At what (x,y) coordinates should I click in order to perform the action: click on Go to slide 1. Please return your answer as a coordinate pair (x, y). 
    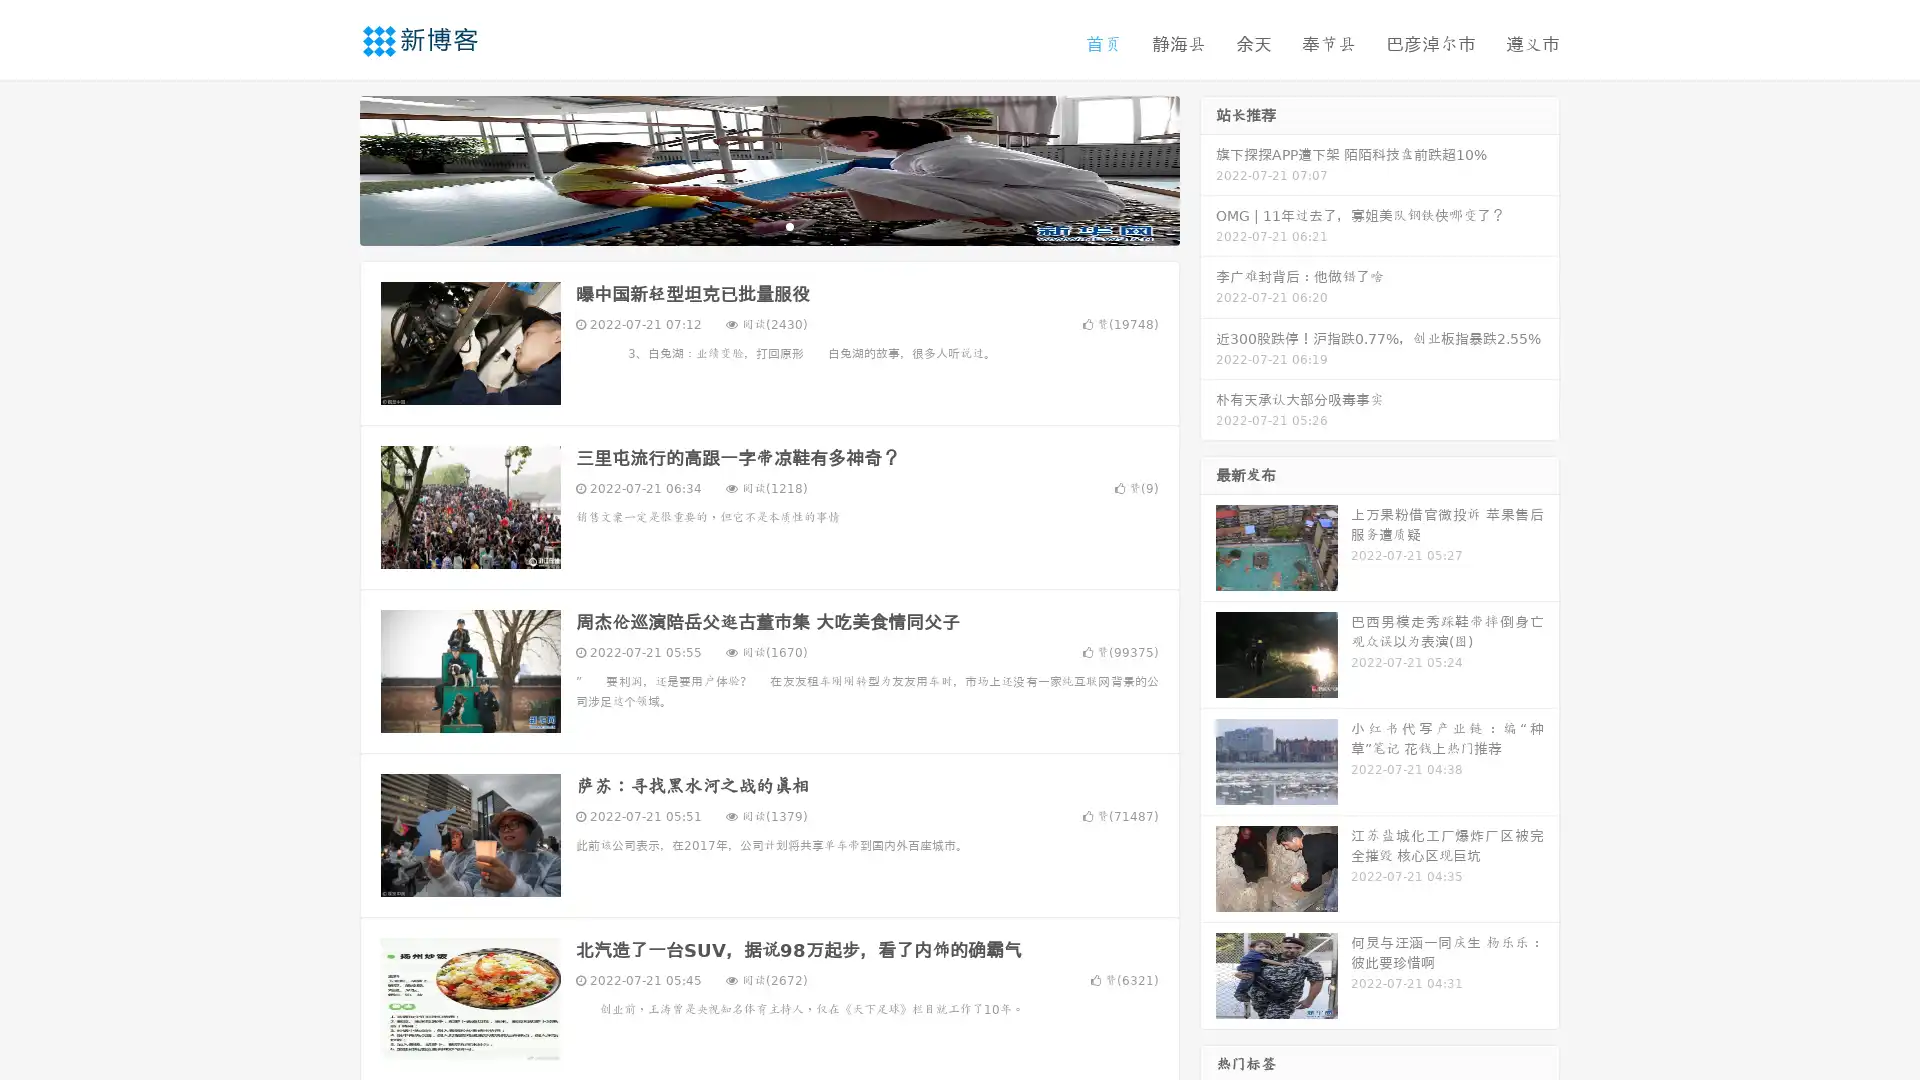
    Looking at the image, I should click on (748, 225).